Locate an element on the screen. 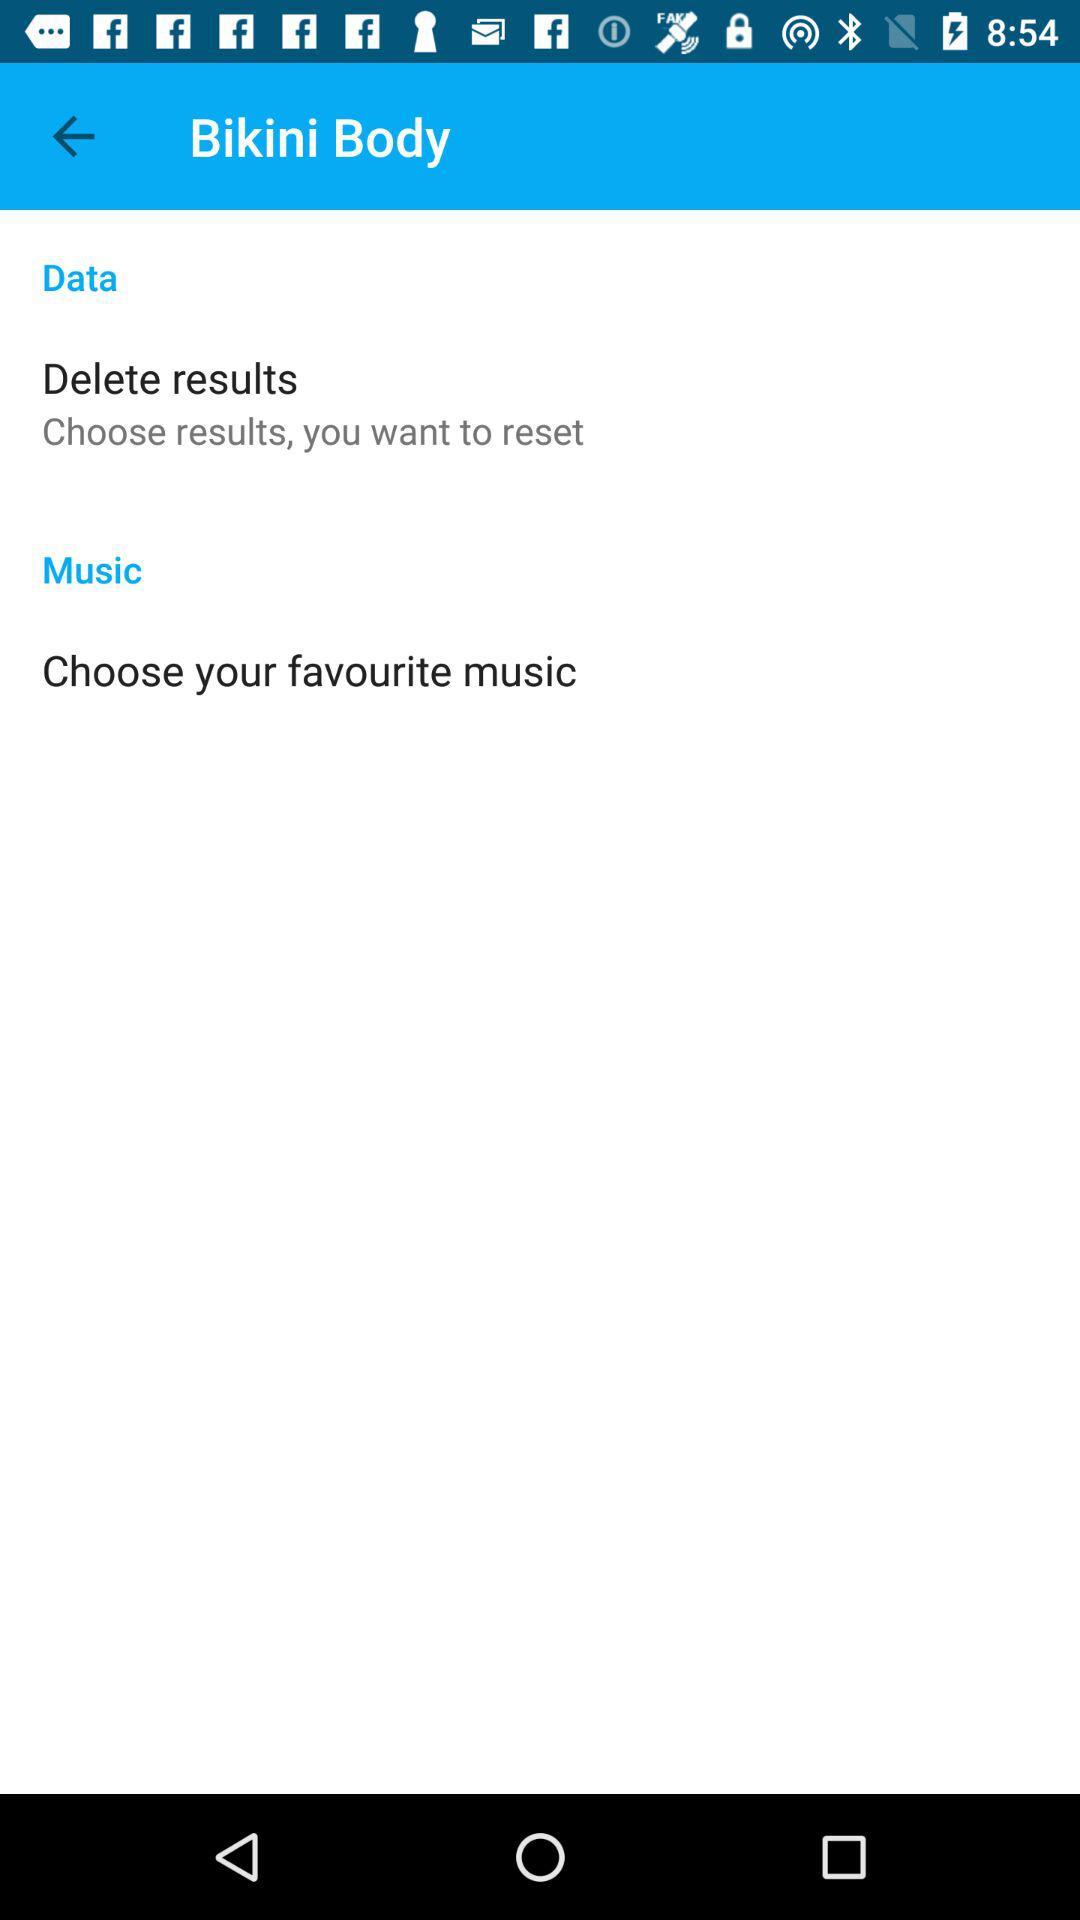  item above the delete results app is located at coordinates (540, 254).